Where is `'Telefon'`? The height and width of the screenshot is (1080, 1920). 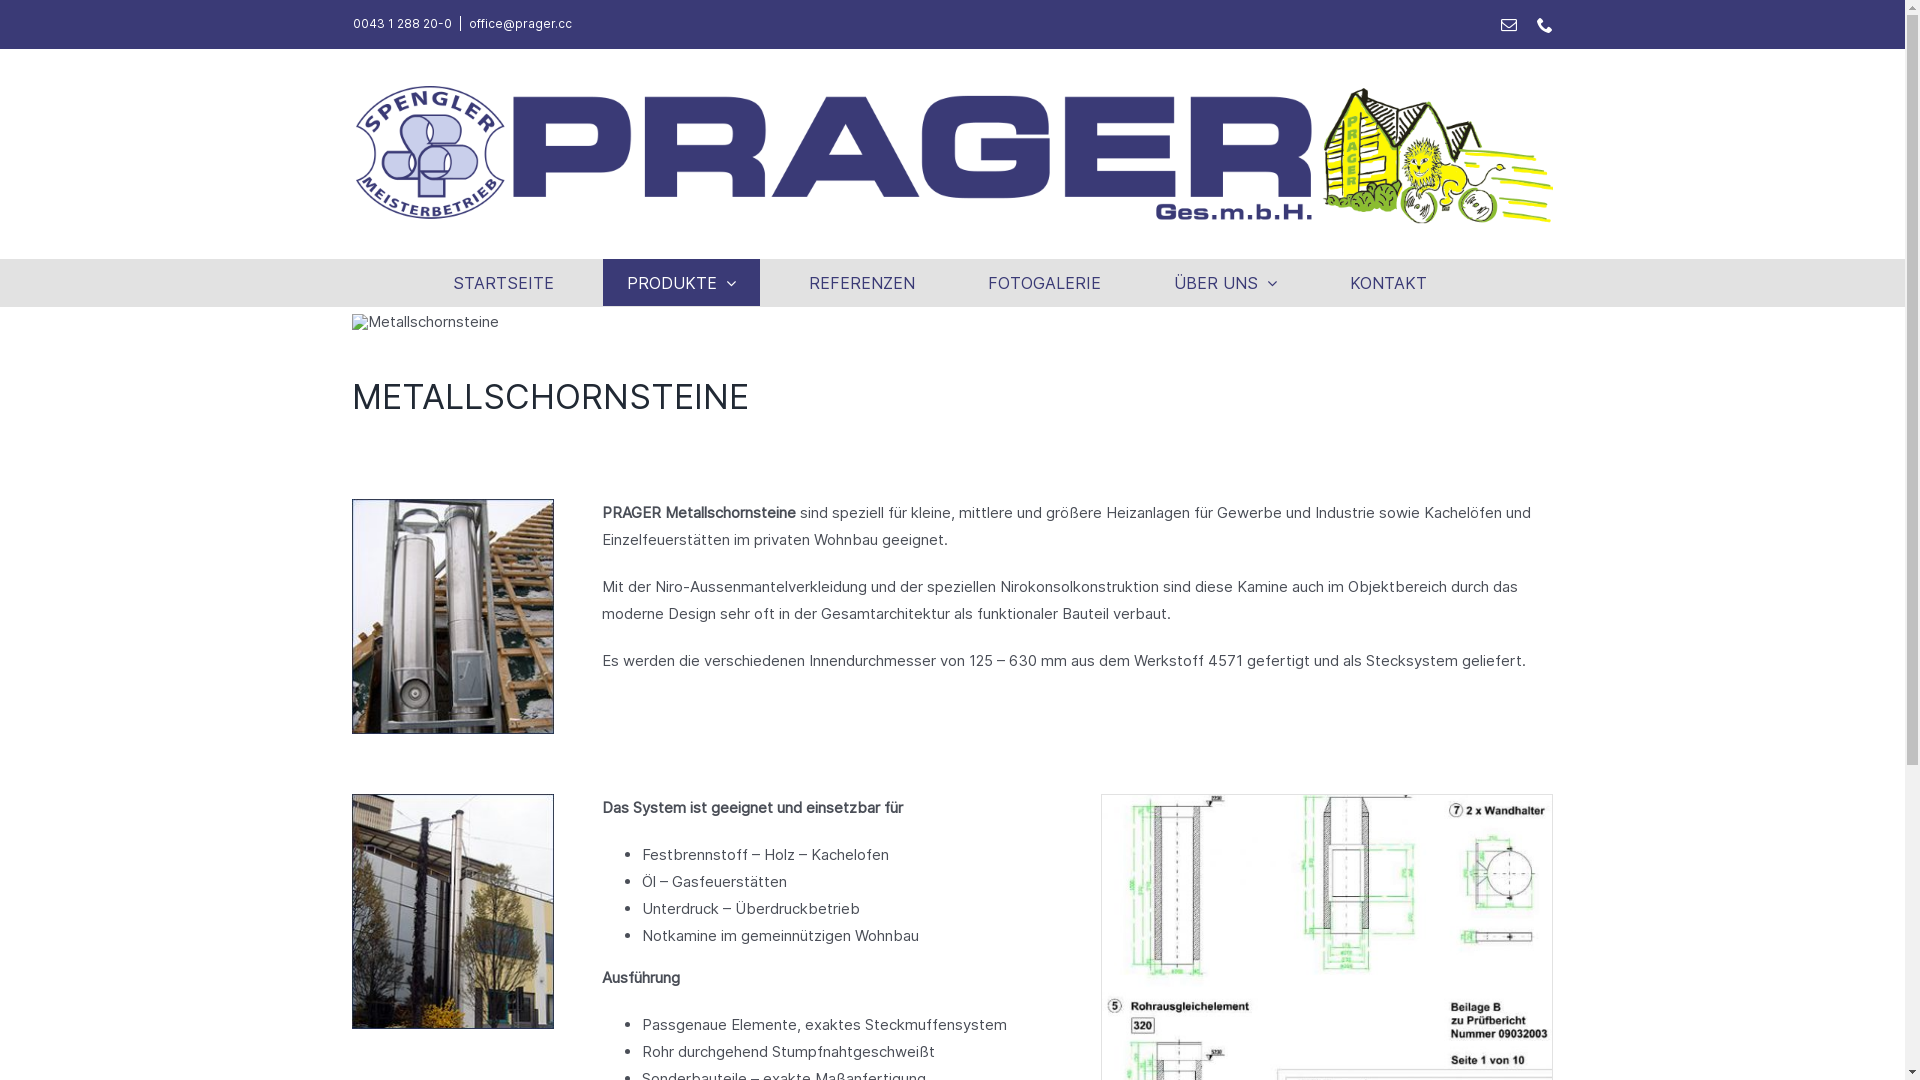
'Telefon' is located at coordinates (1543, 23).